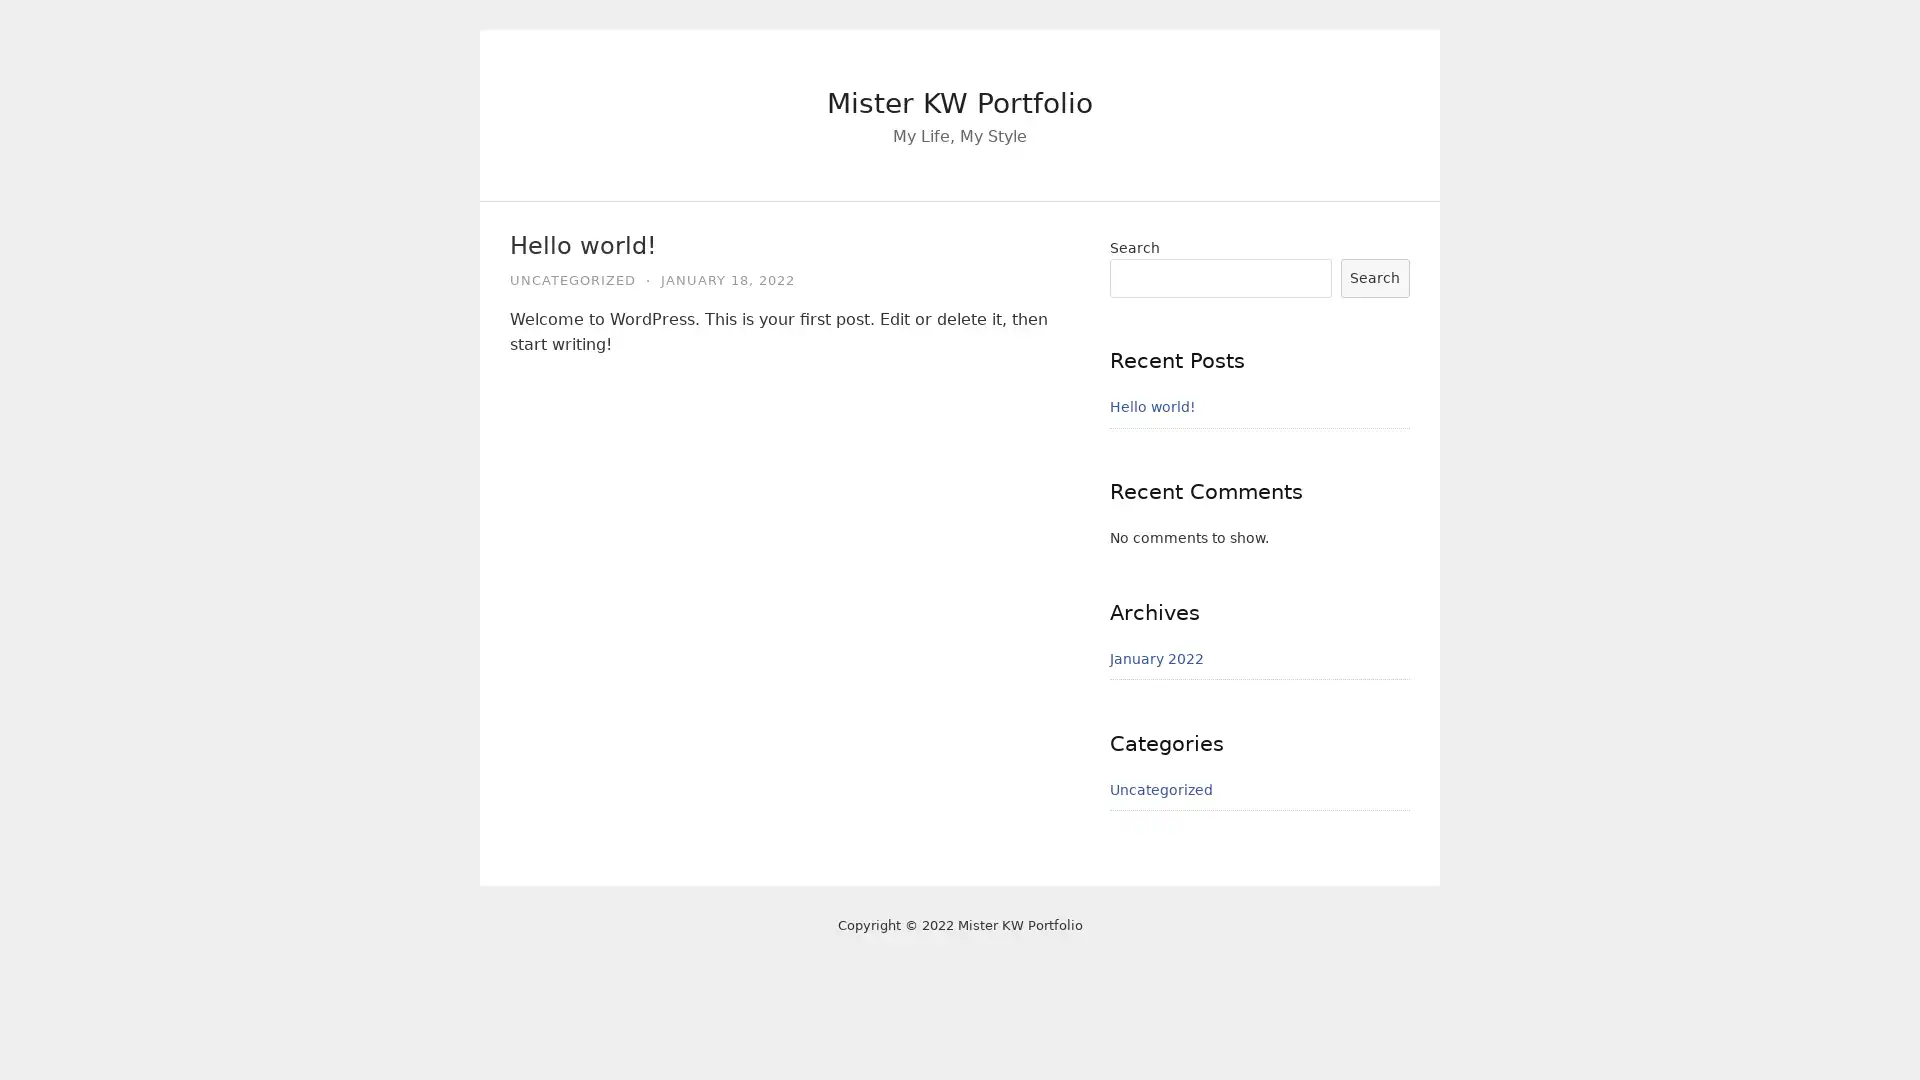 The image size is (1920, 1080). I want to click on Search, so click(1373, 277).